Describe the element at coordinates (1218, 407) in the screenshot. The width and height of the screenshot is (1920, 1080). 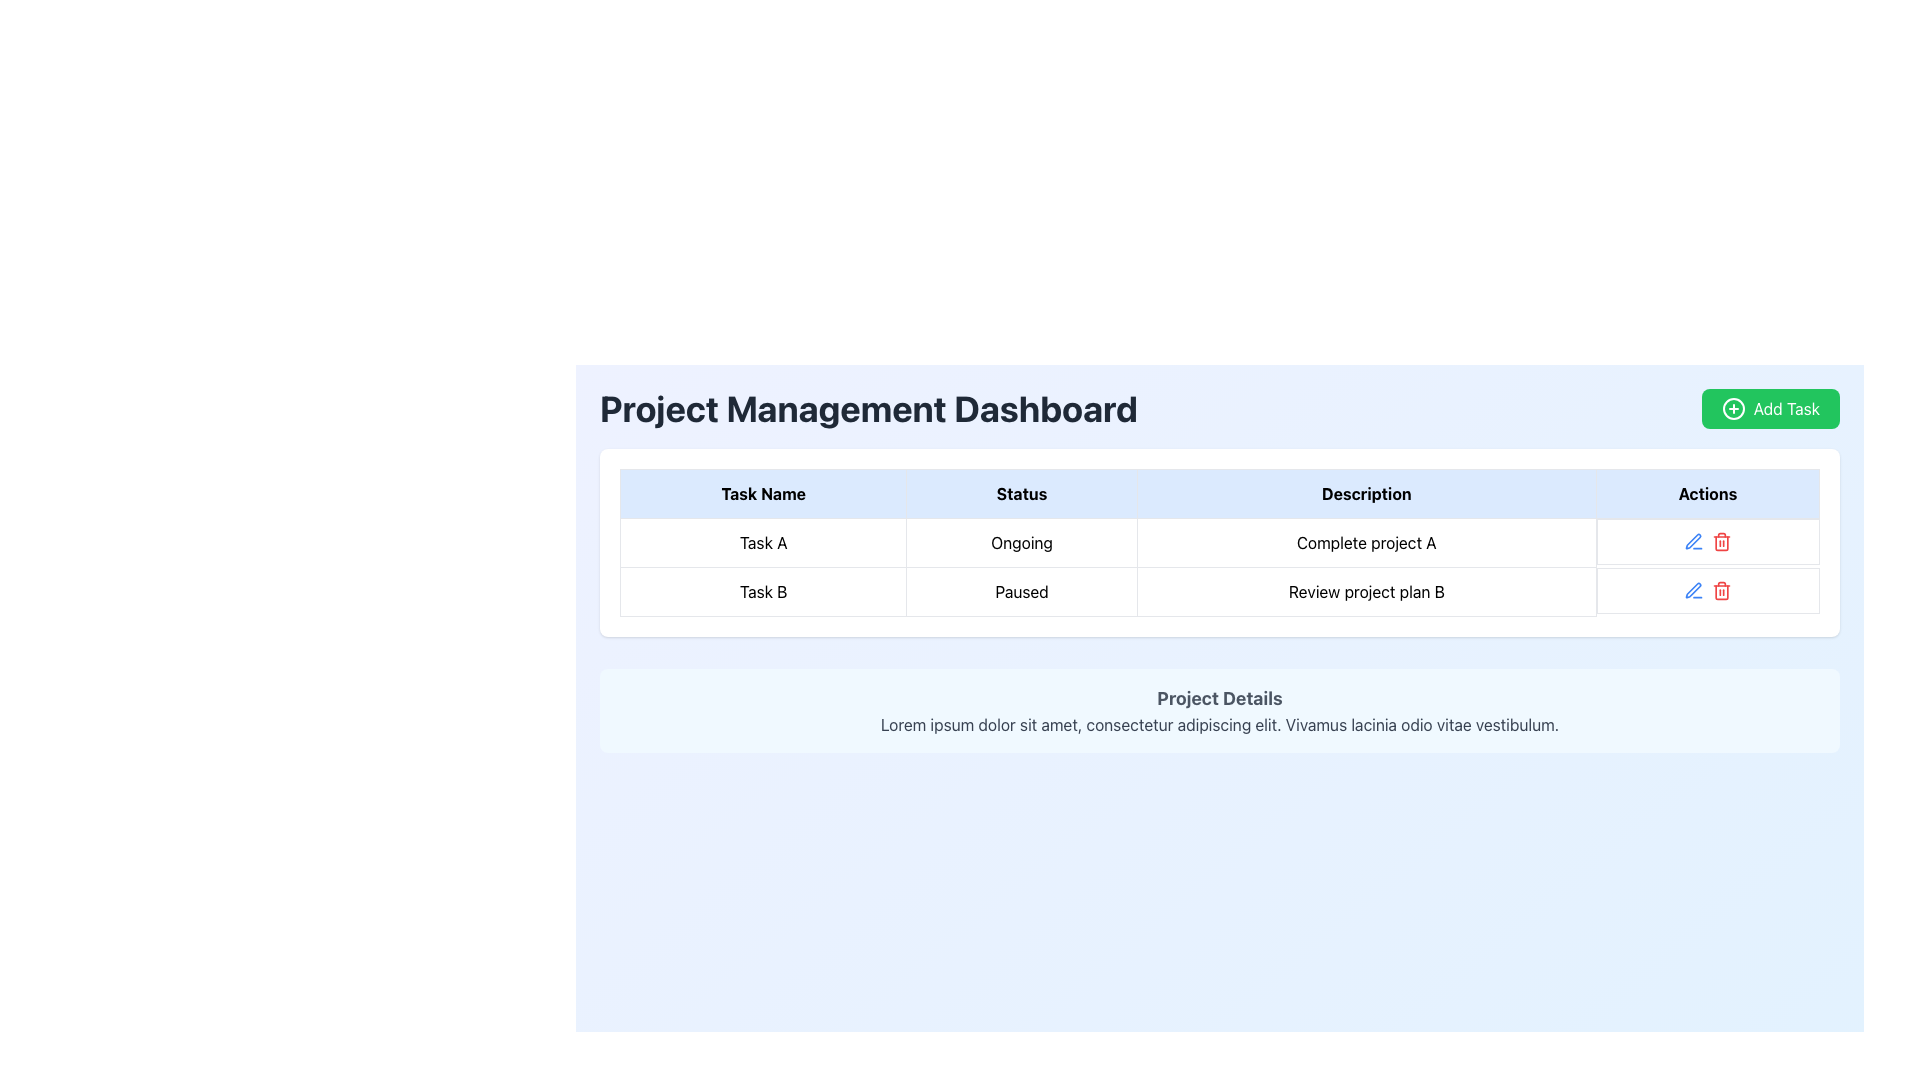
I see `the Header section labeled 'Project Management Dashboard' which contains the 'Add Task' button for navigation` at that location.